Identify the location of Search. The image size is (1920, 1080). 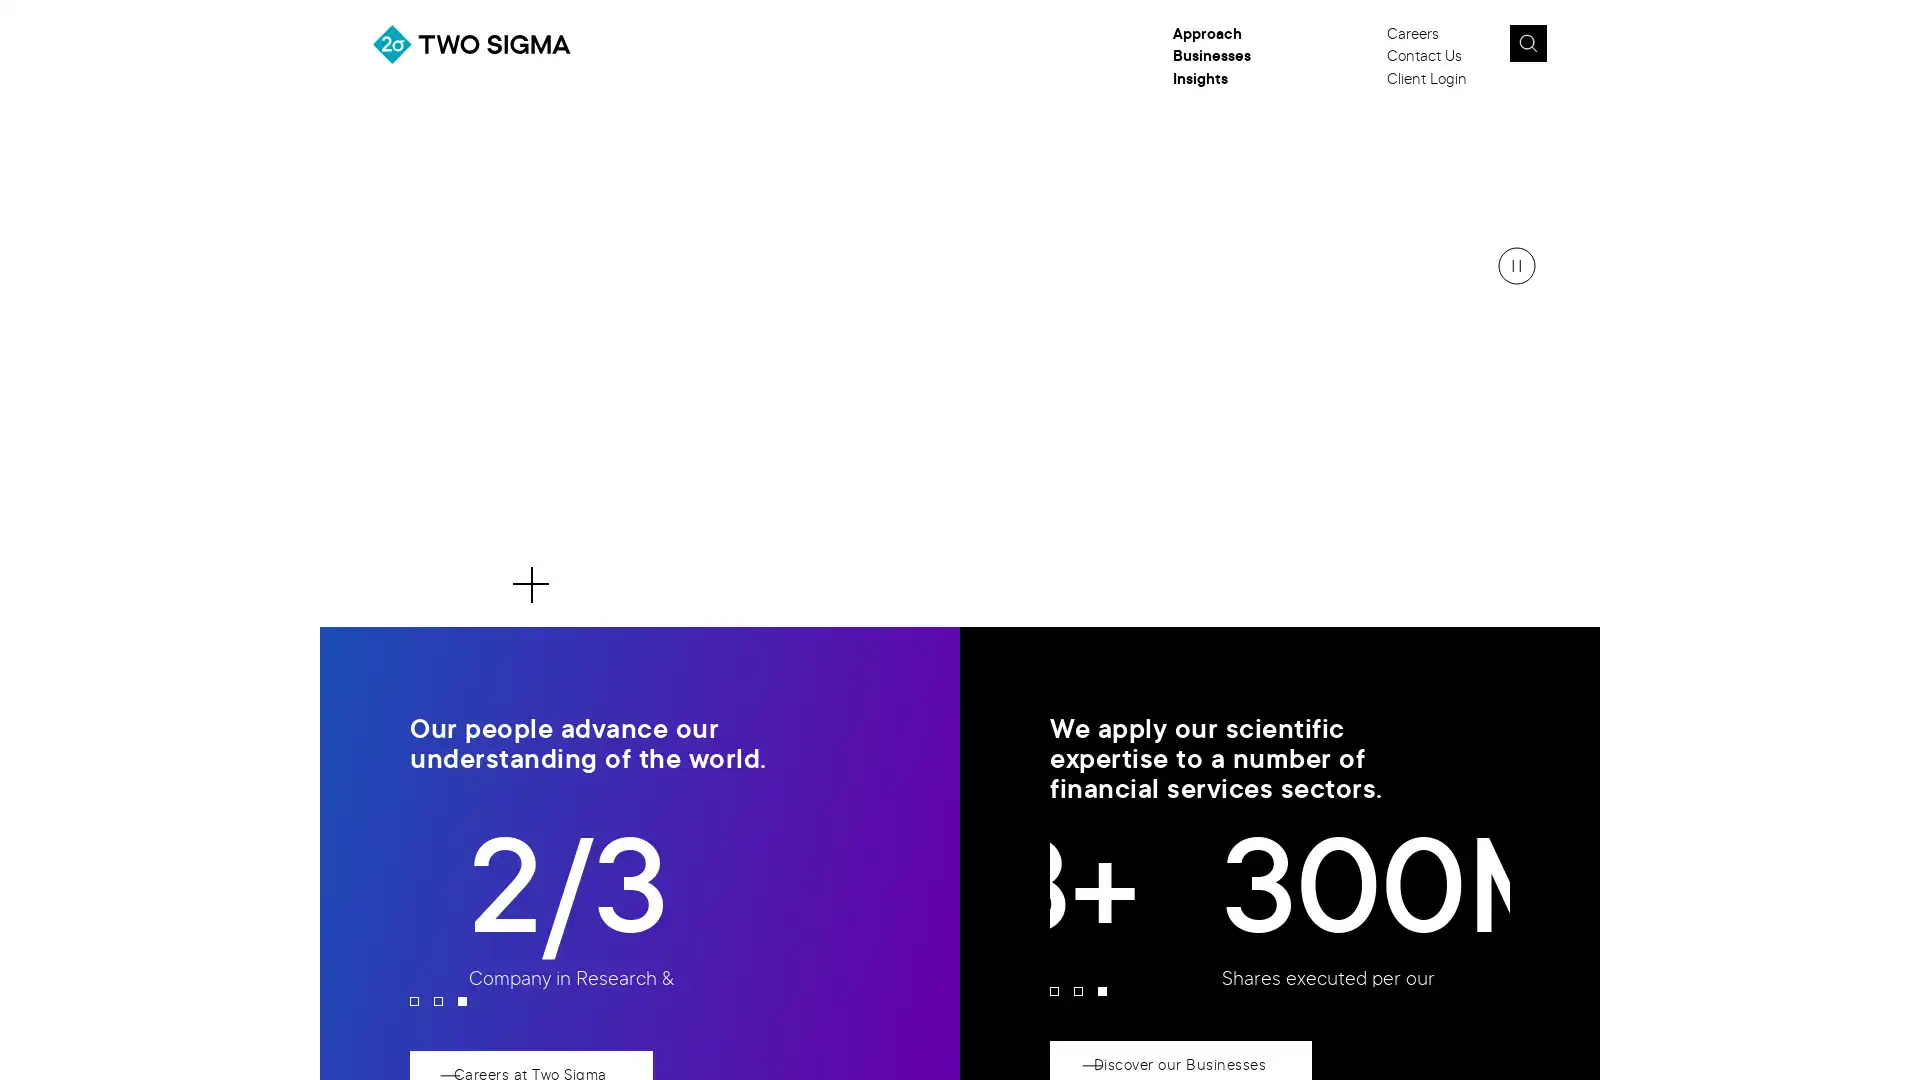
(1573, 49).